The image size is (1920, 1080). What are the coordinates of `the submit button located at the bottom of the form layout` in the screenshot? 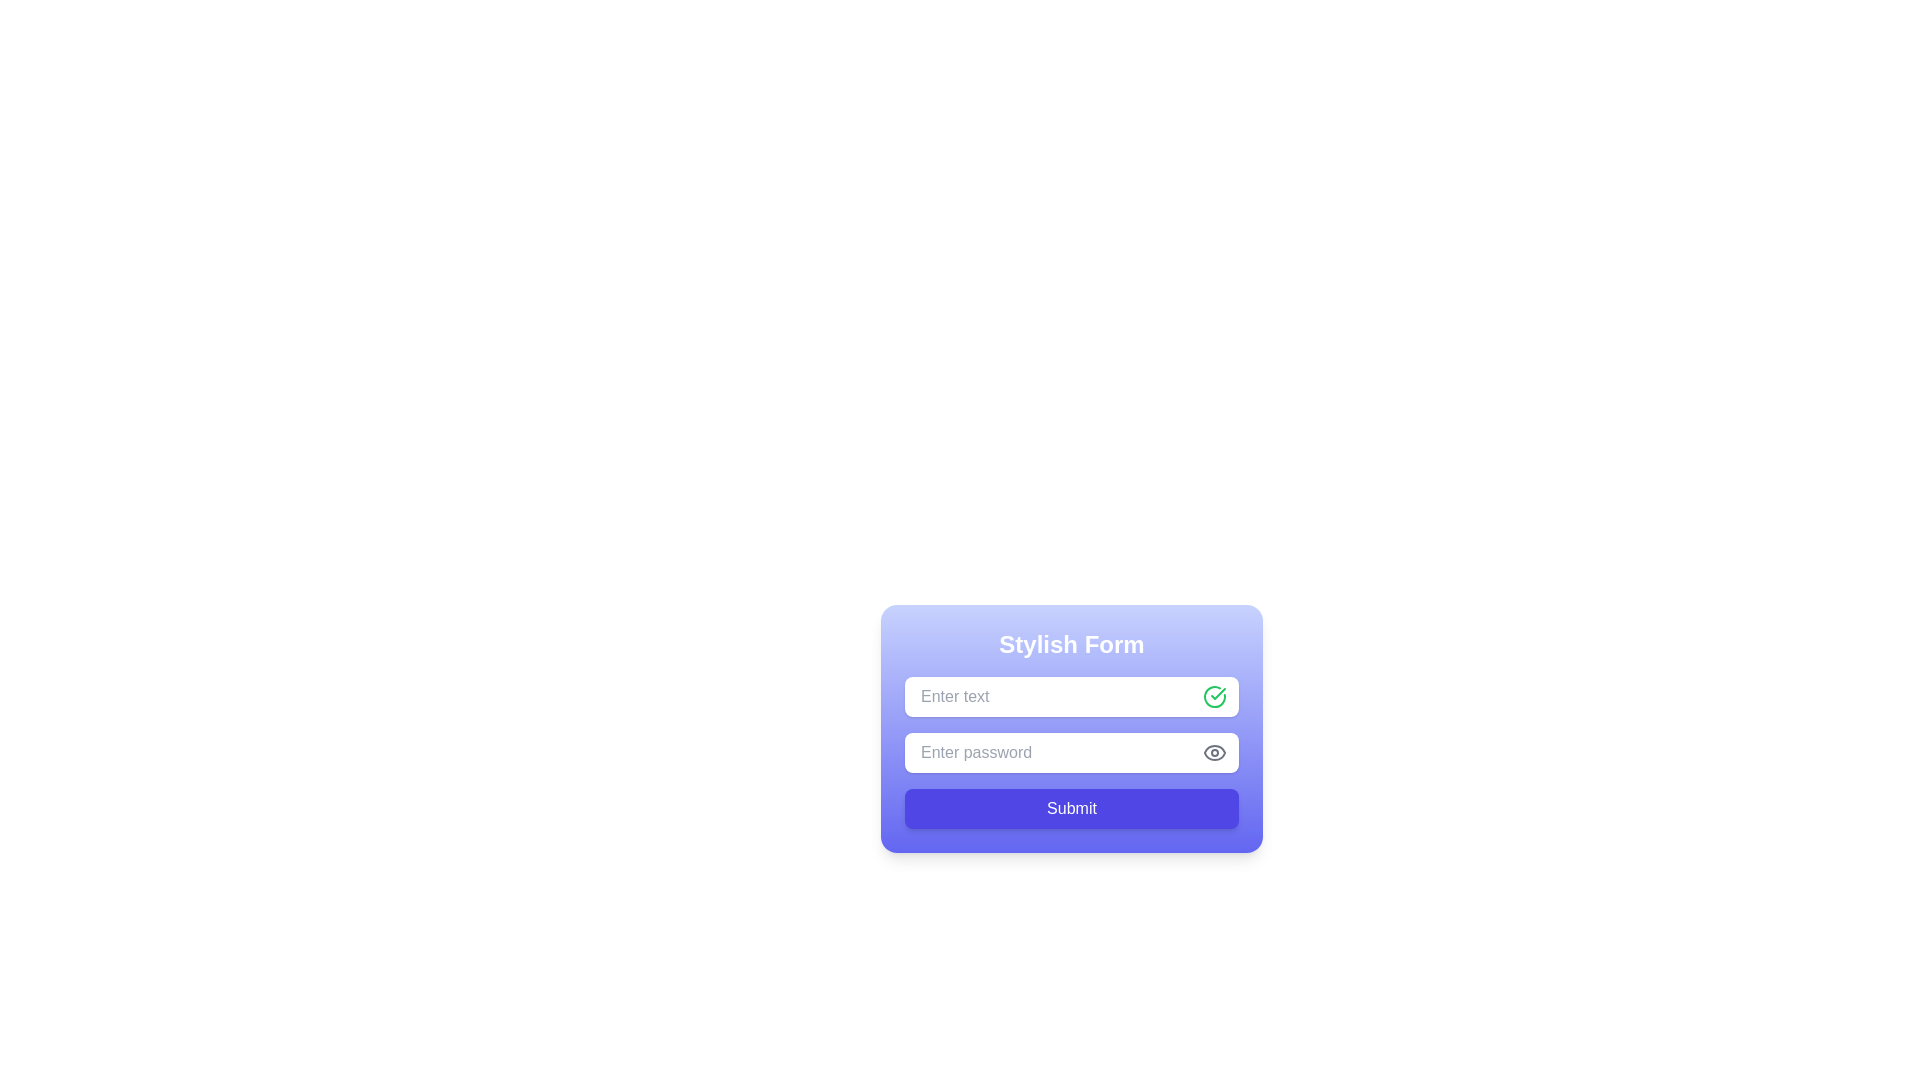 It's located at (1070, 793).